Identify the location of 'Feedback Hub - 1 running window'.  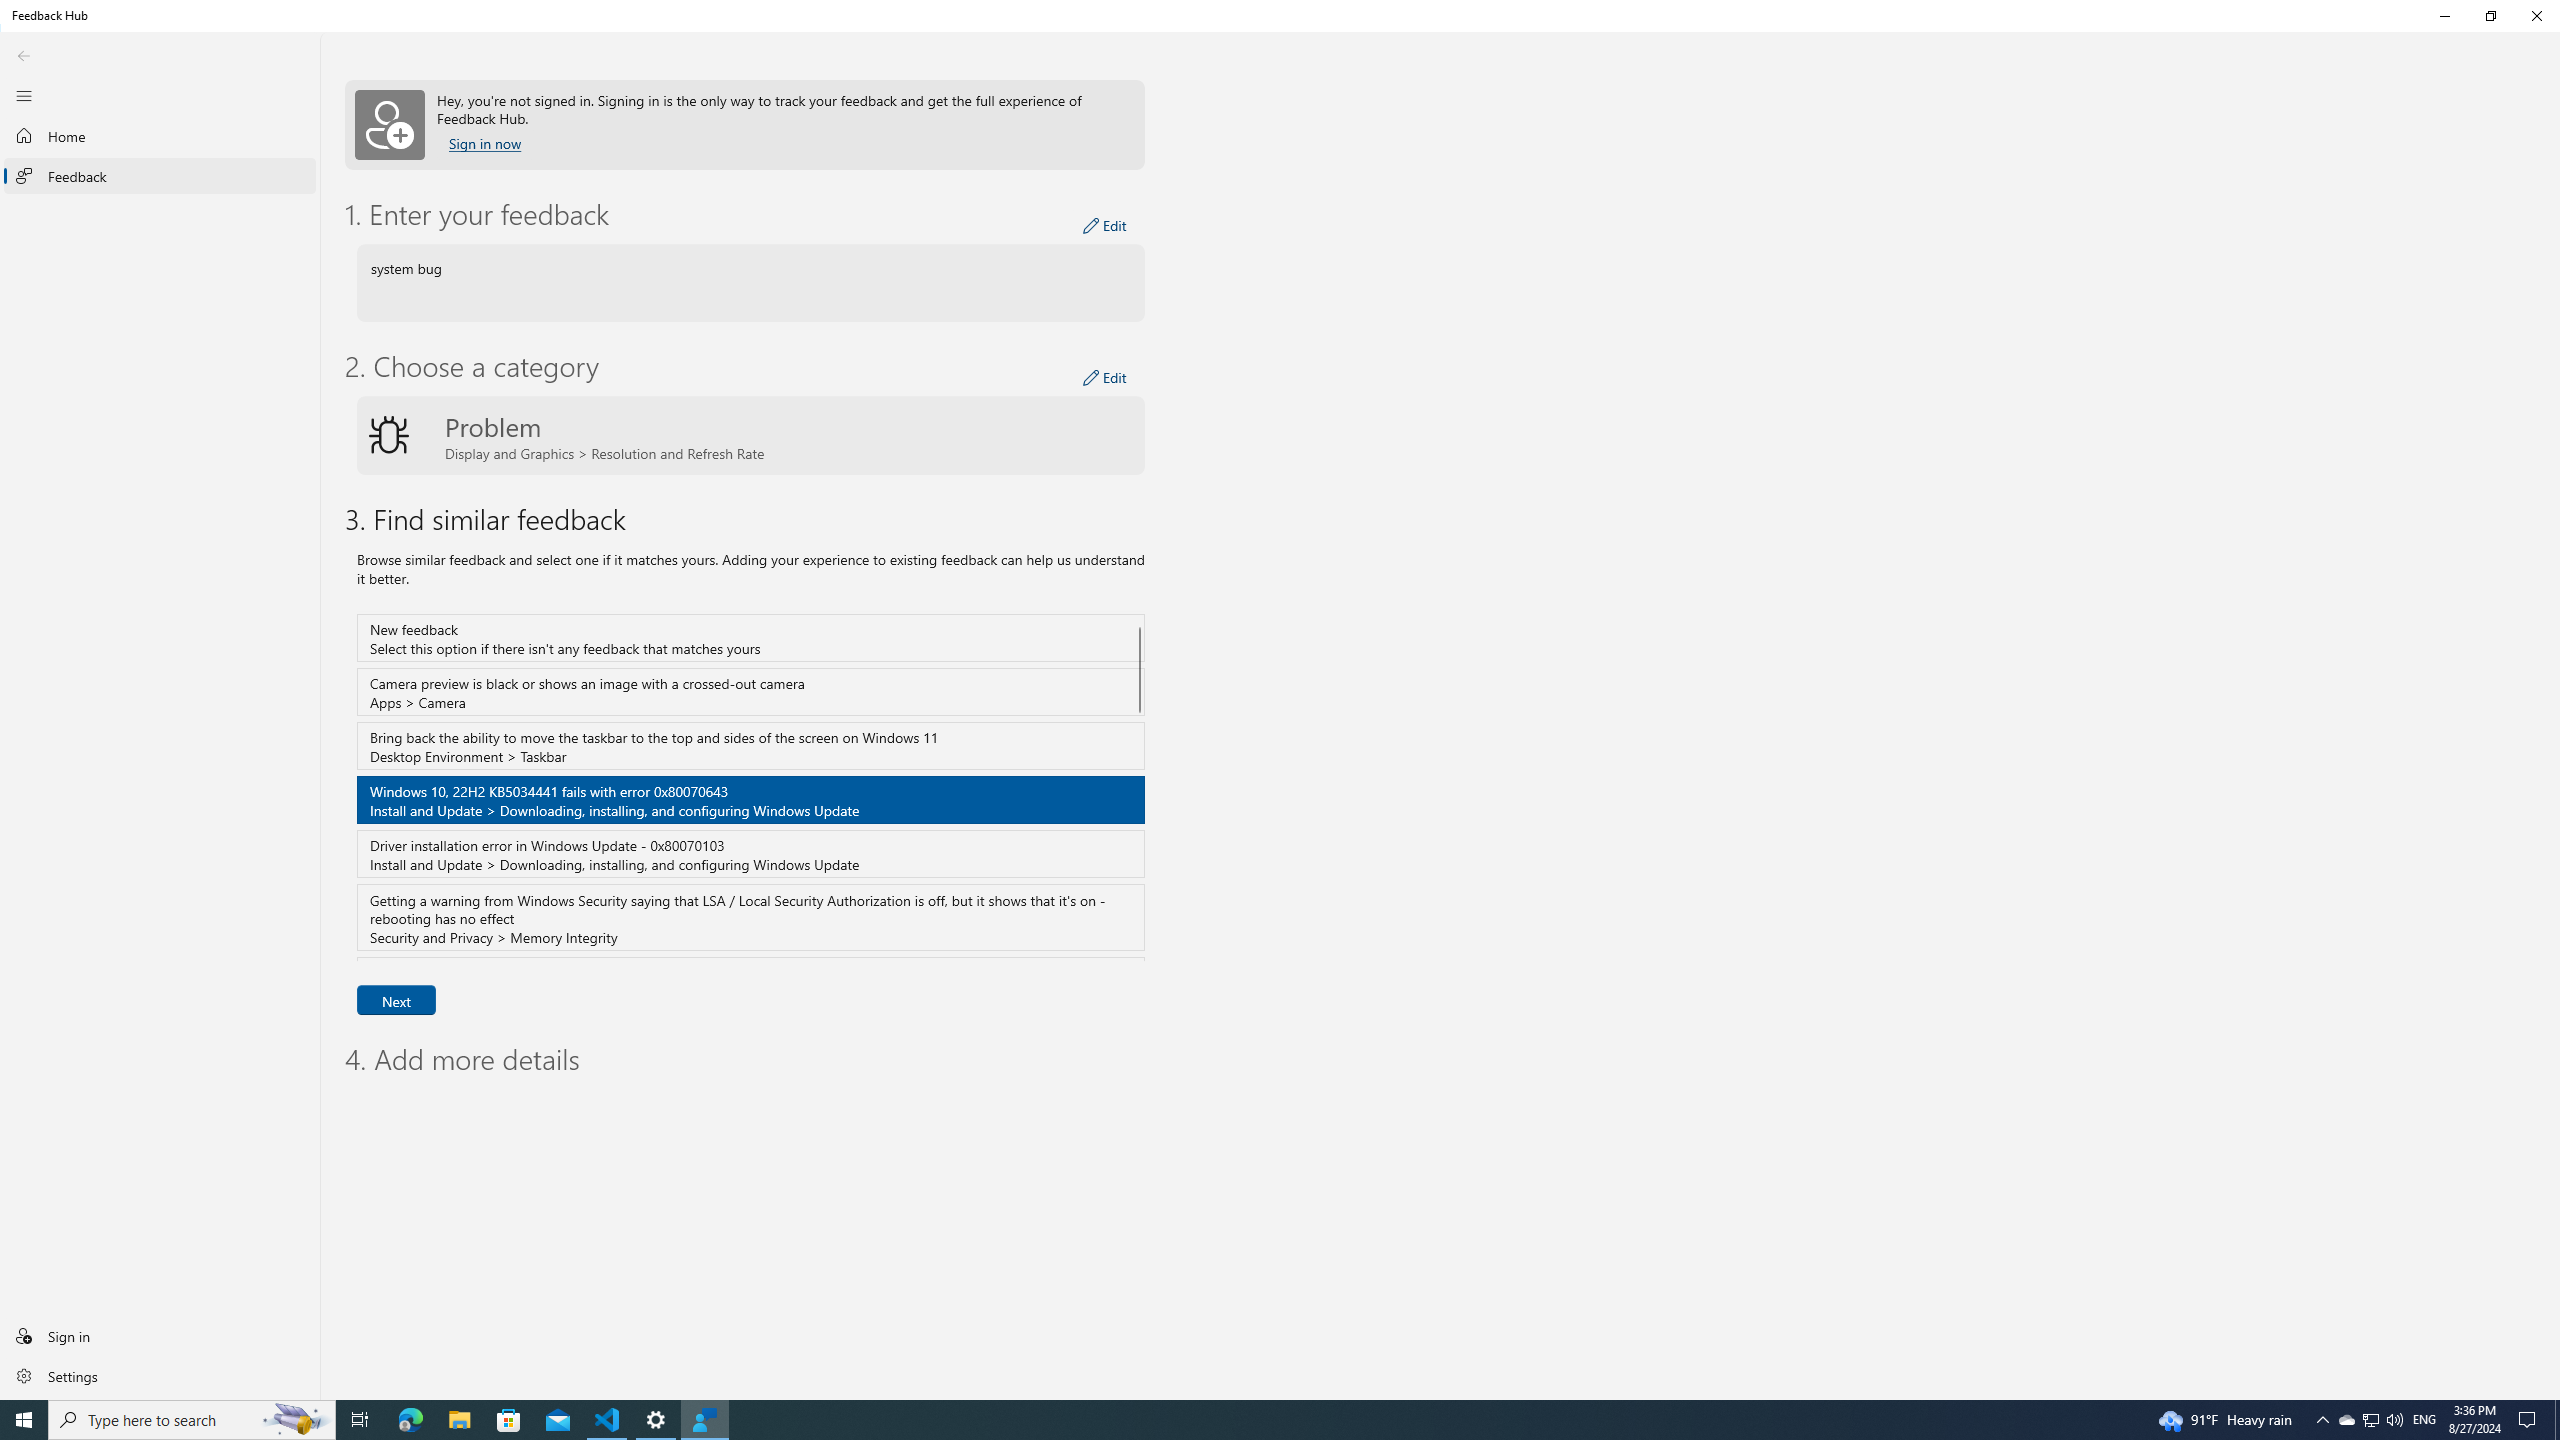
(705, 1418).